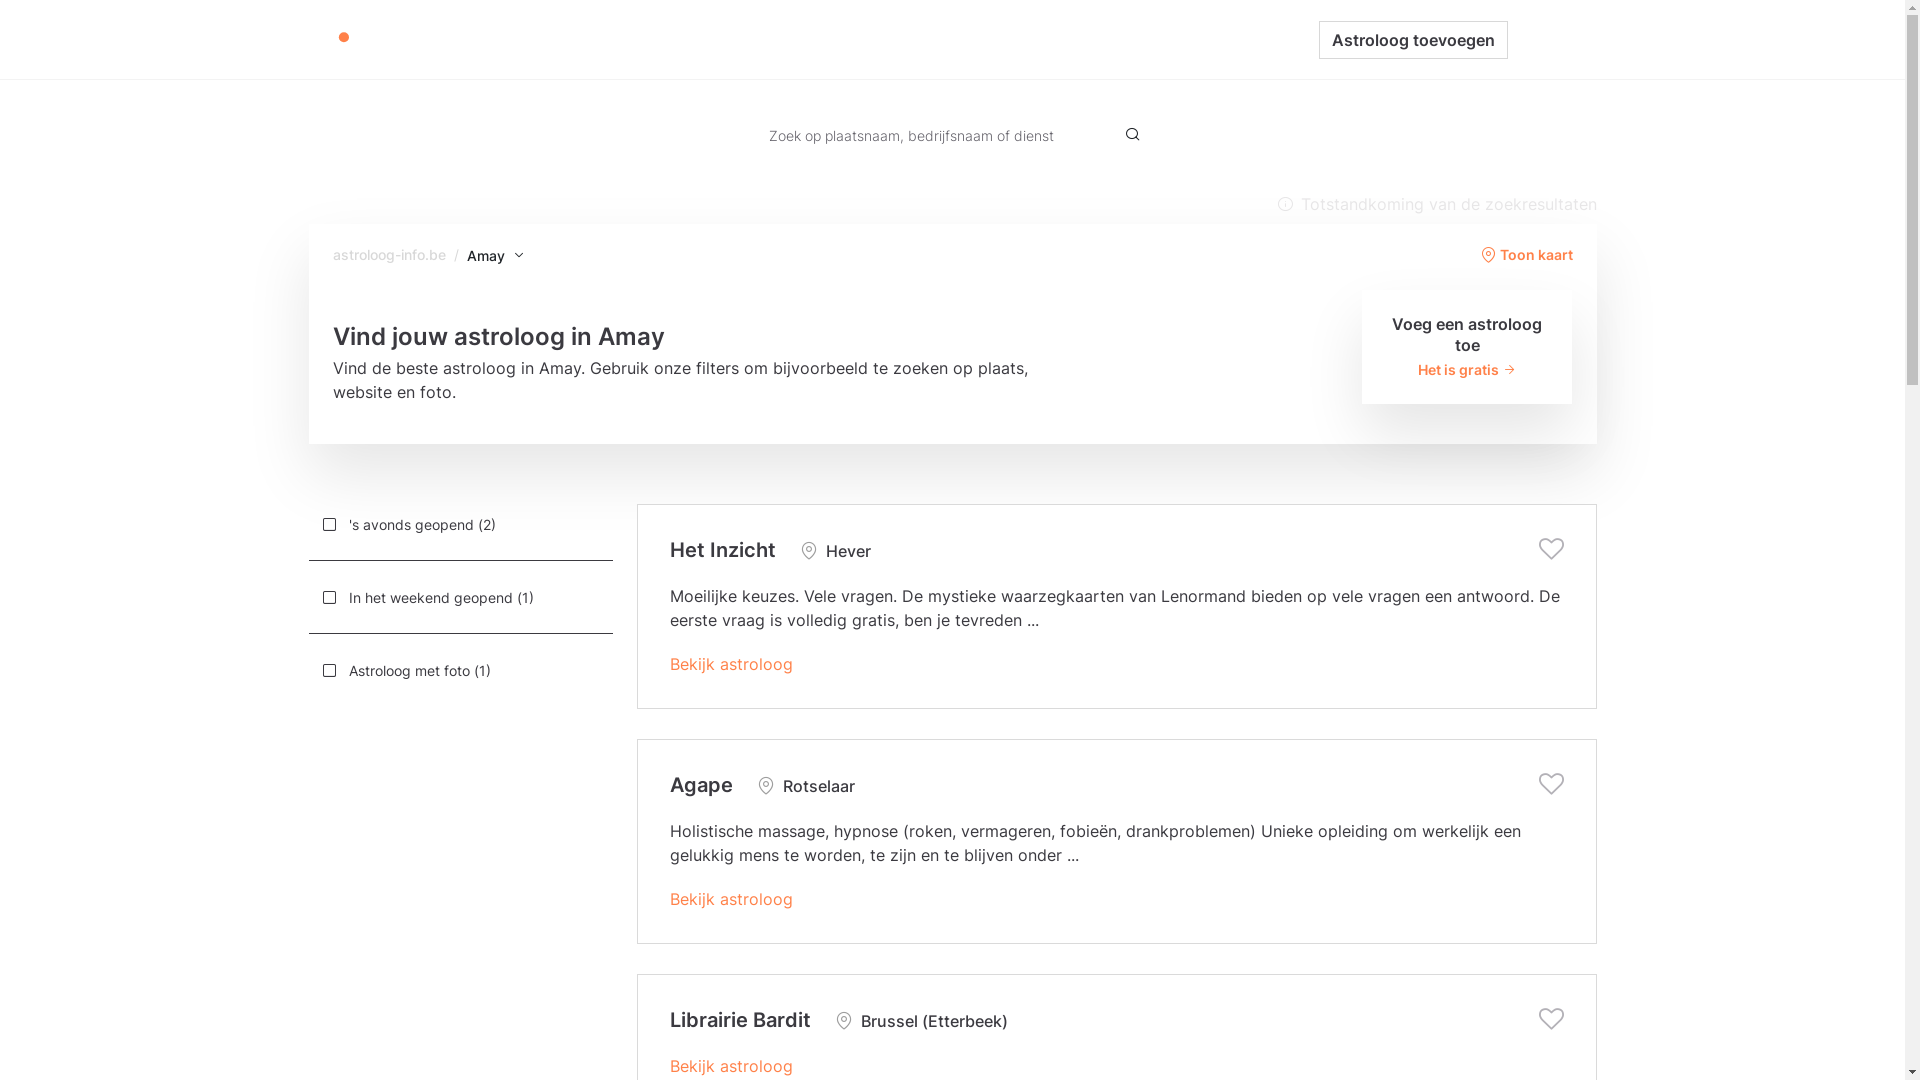  I want to click on 'Bekijk astroloog', so click(730, 663).